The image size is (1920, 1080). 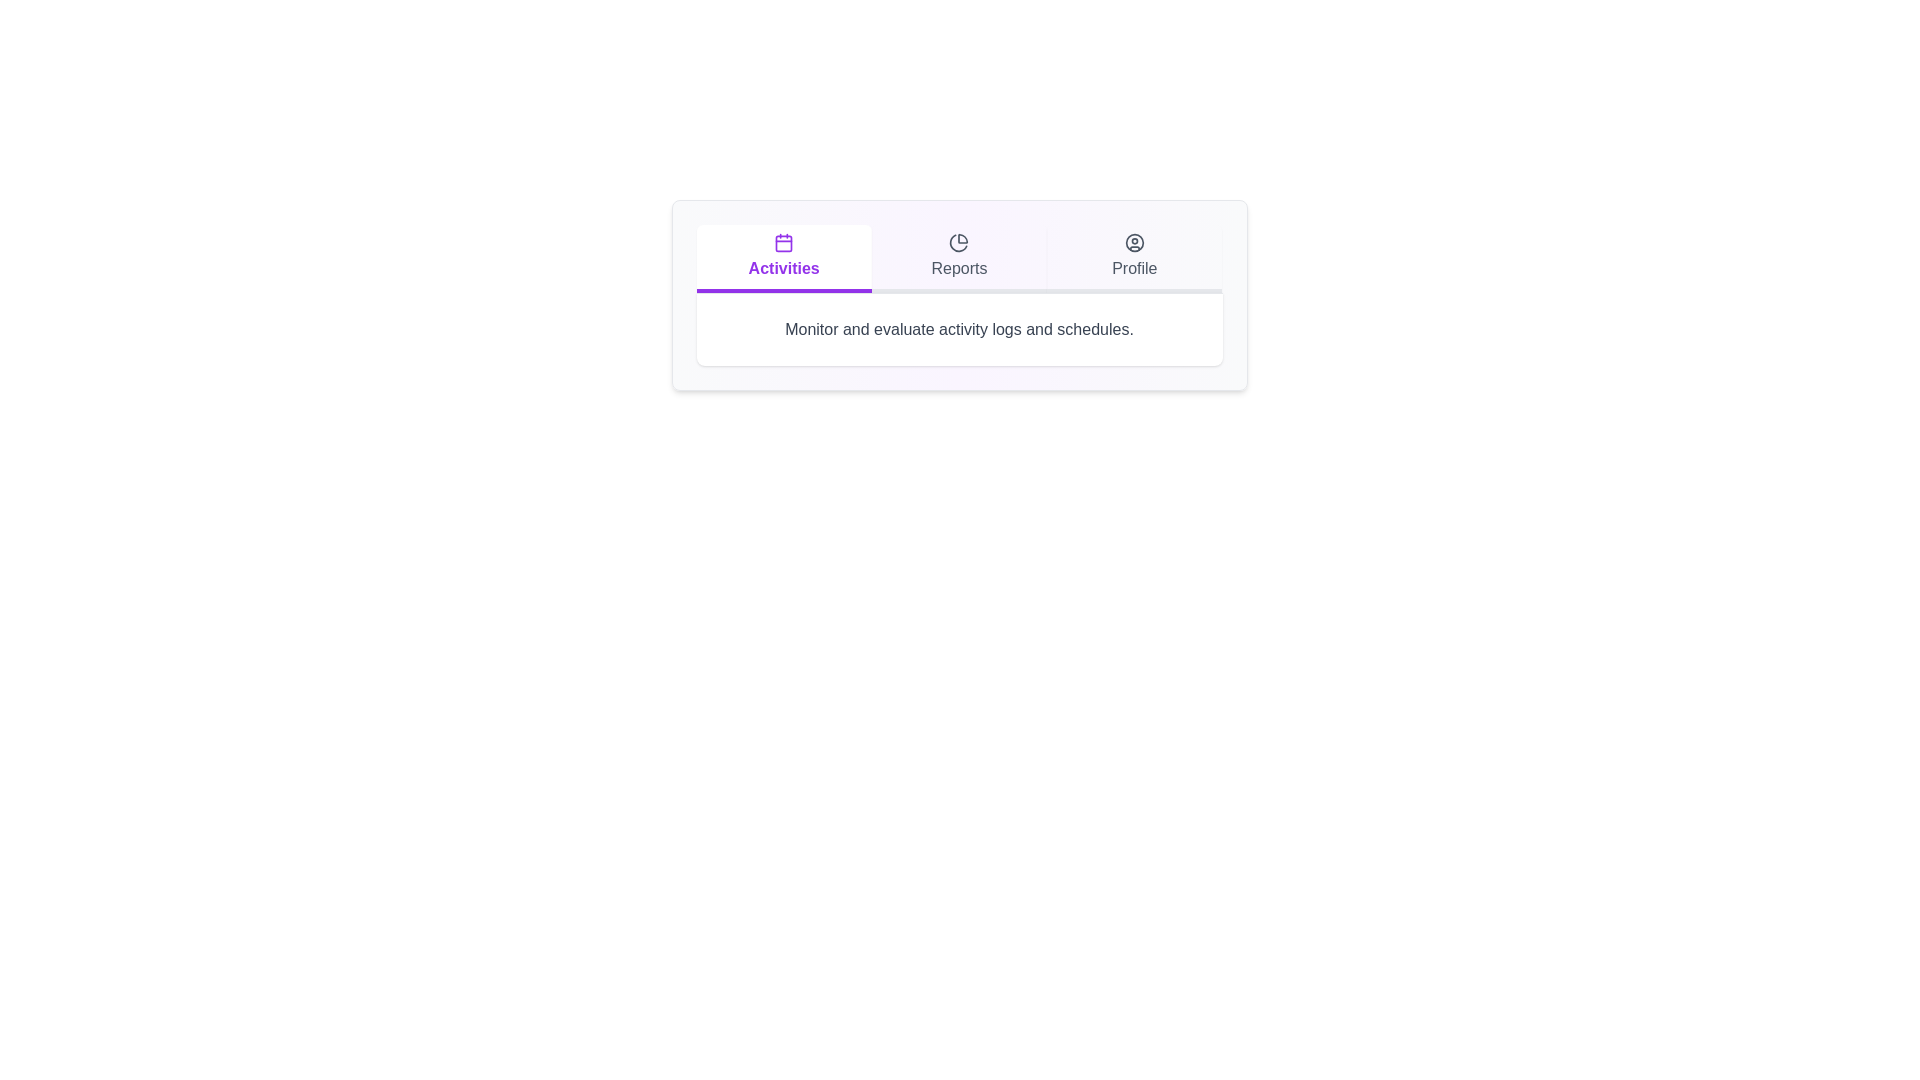 I want to click on the Profile tab, so click(x=1134, y=257).